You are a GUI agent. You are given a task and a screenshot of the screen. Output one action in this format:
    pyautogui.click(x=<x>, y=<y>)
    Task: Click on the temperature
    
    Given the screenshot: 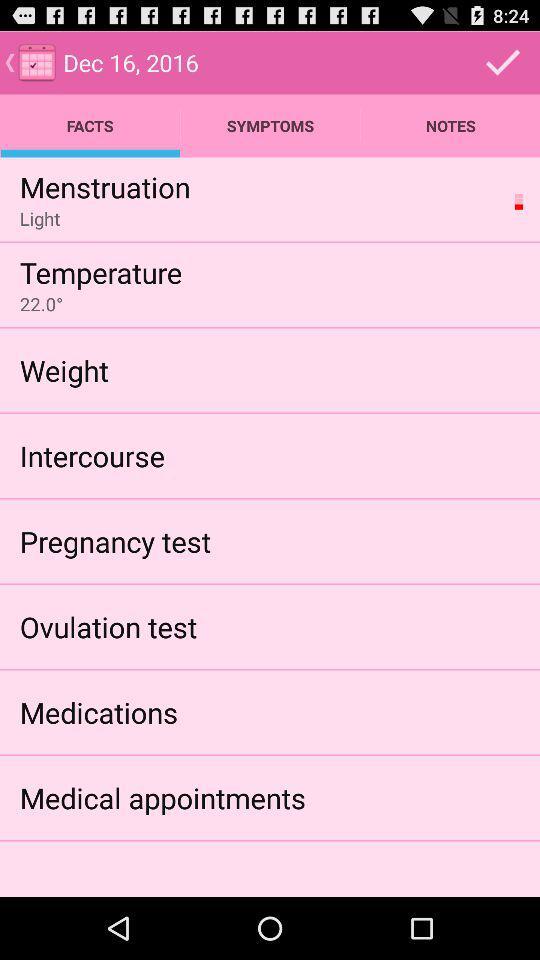 What is the action you would take?
    pyautogui.click(x=100, y=271)
    